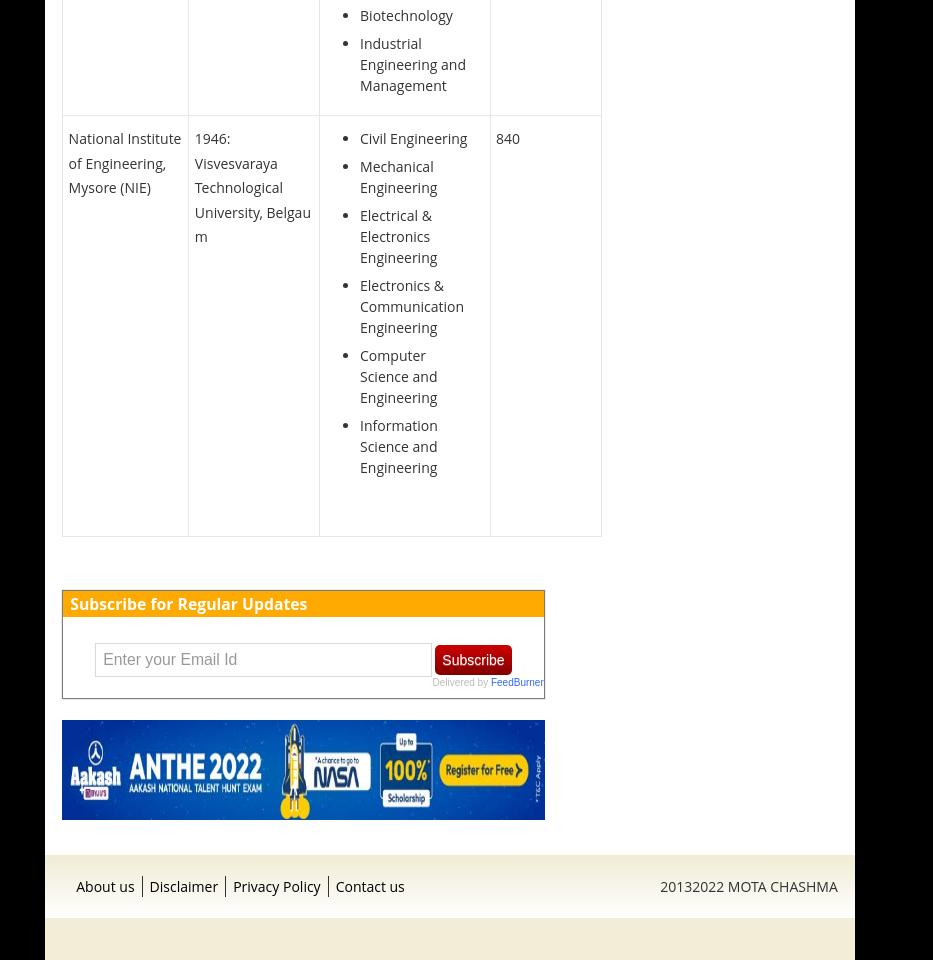 Image resolution: width=933 pixels, height=960 pixels. Describe the element at coordinates (413, 137) in the screenshot. I see `'Civil Engineering'` at that location.